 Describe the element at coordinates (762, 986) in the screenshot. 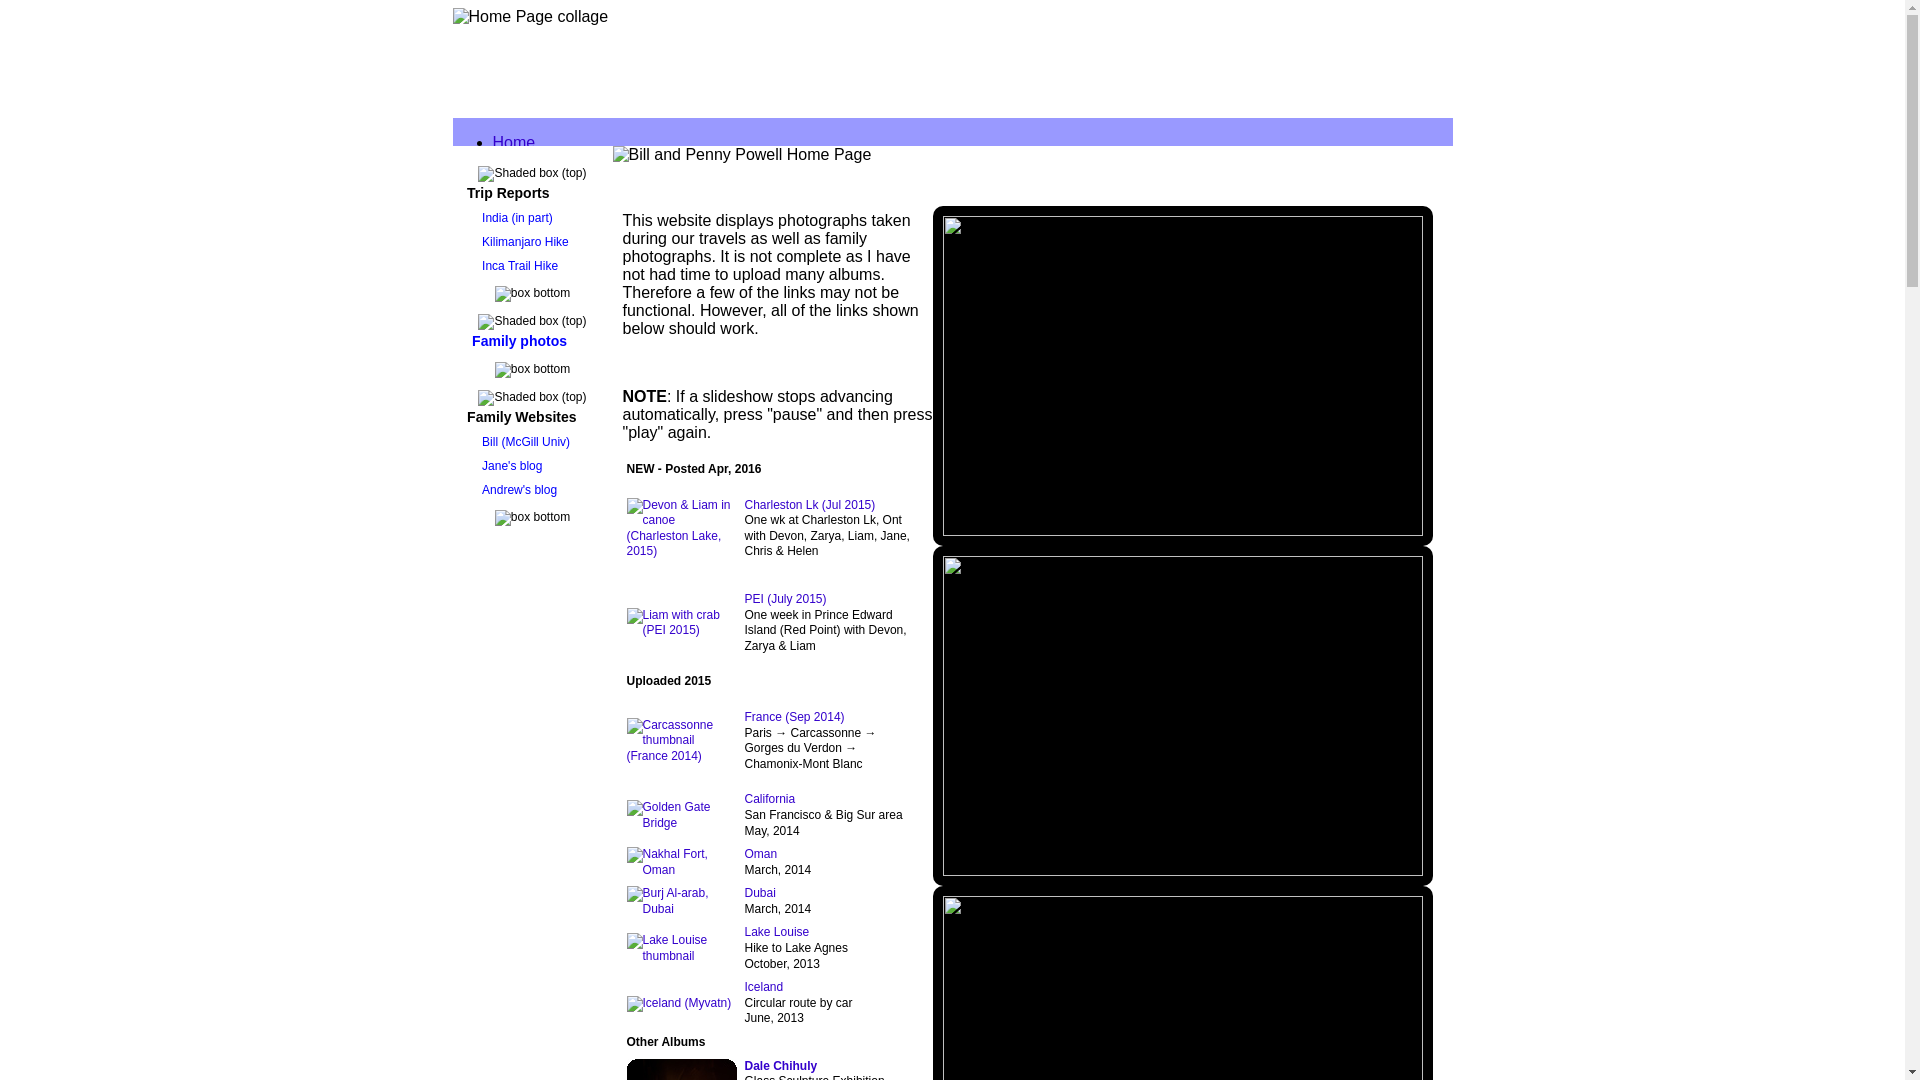

I see `'Iceland'` at that location.